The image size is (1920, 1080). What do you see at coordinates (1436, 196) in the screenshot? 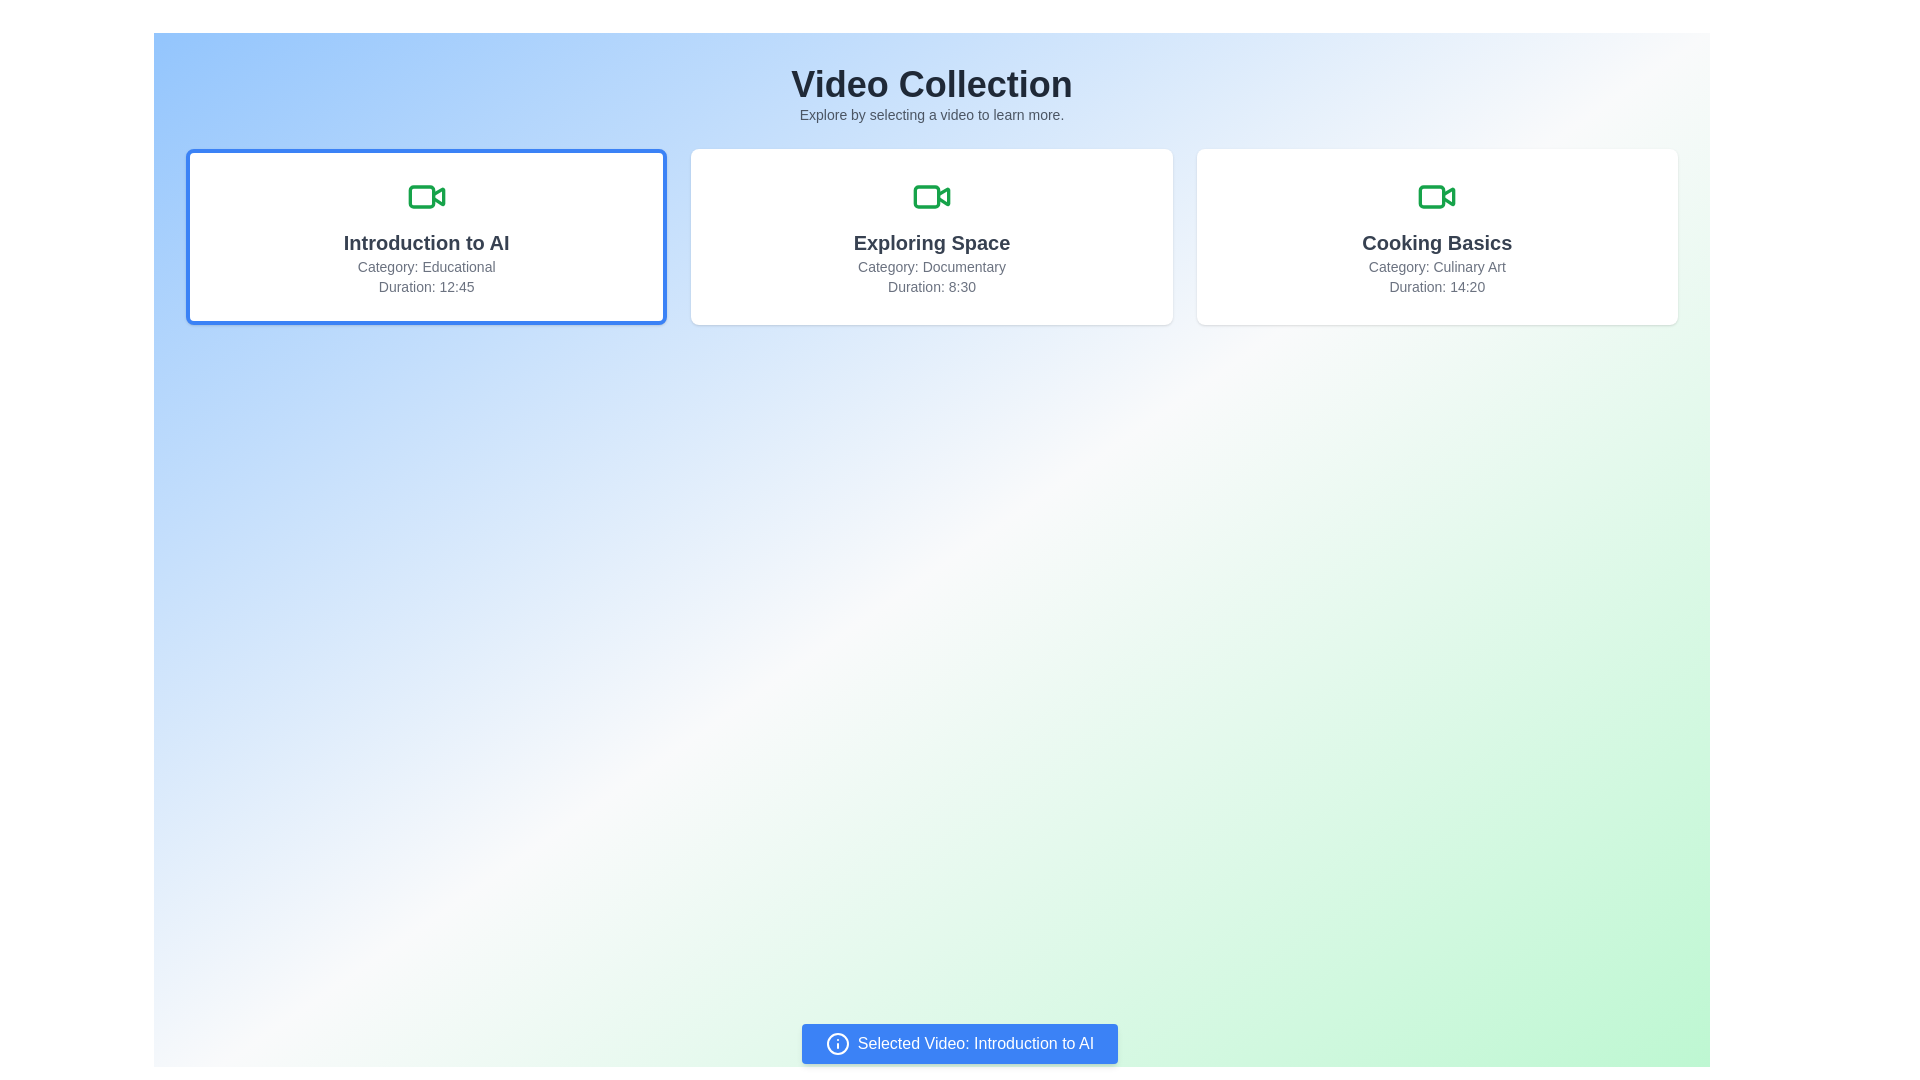
I see `the video-related resource icon located at the top center of the 'Cooking Basics' card, which is the far right card in the interface` at bounding box center [1436, 196].